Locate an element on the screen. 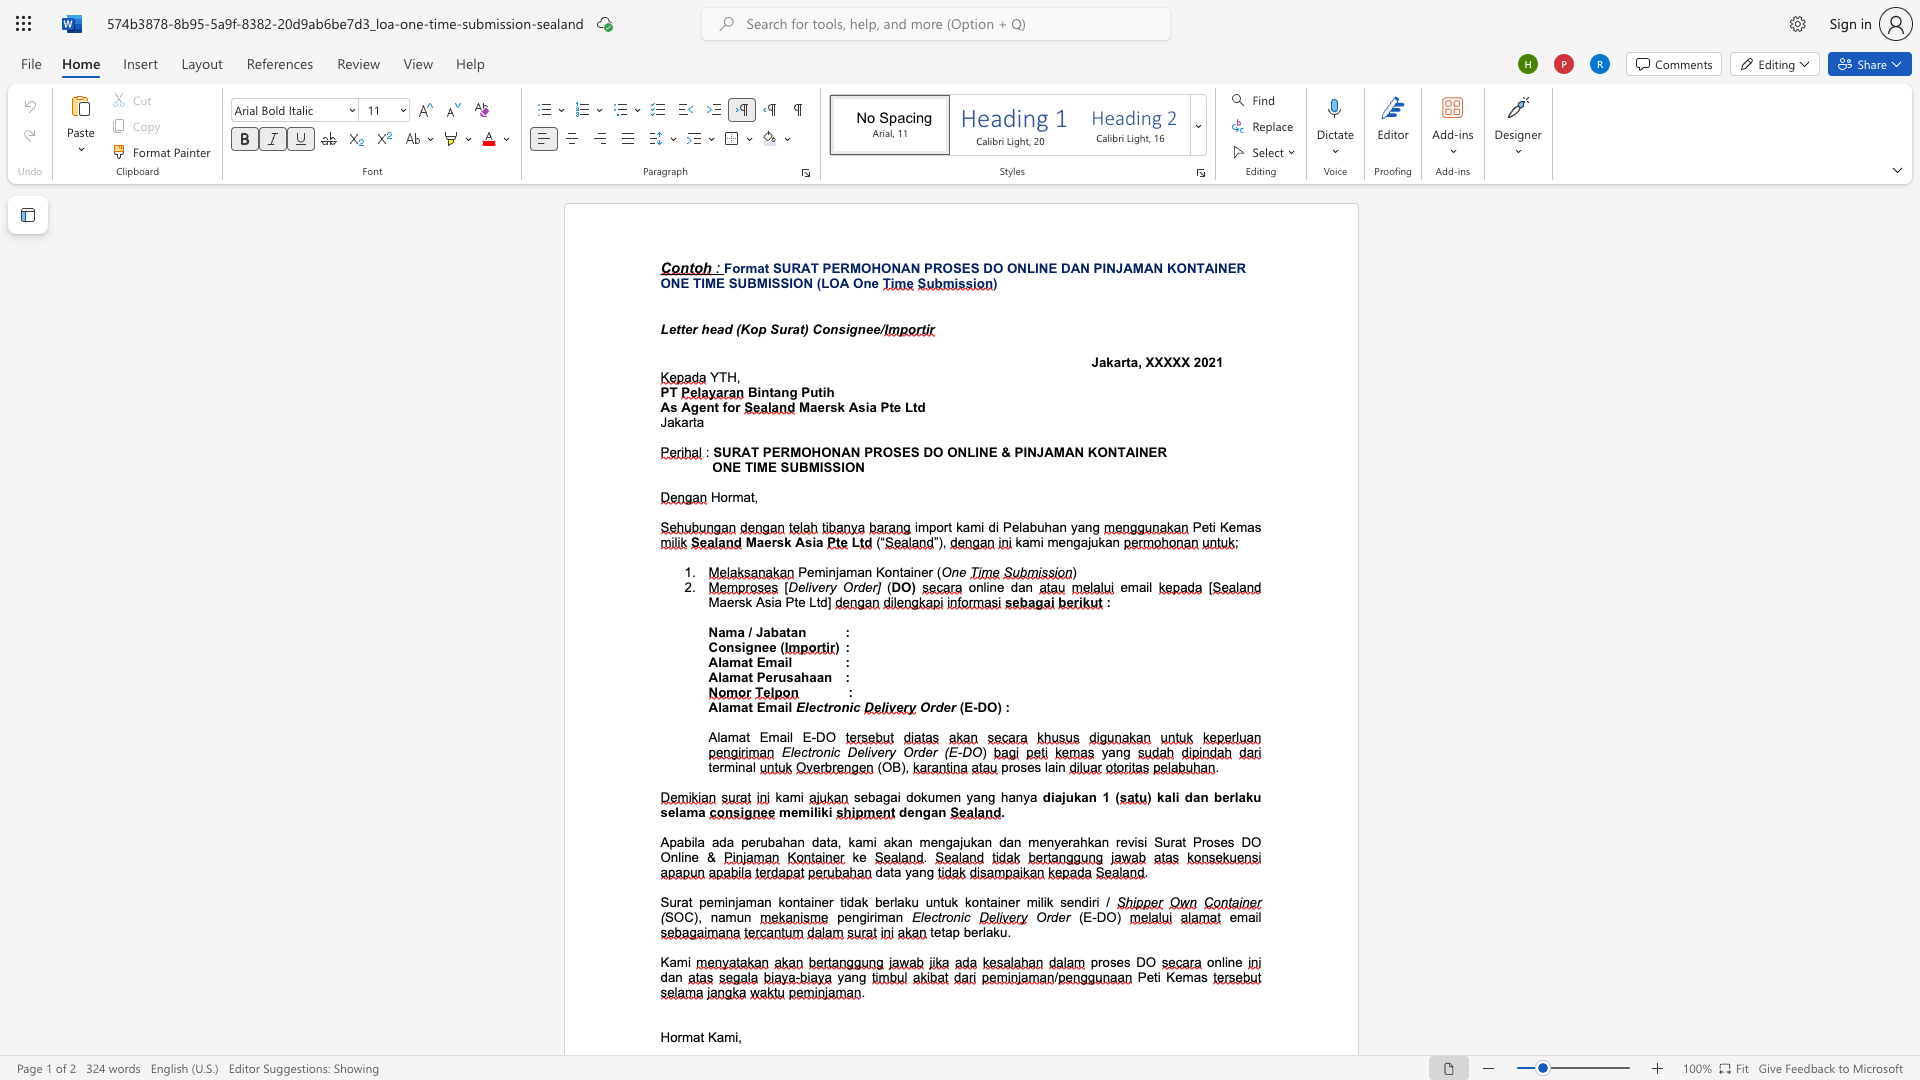 This screenshot has width=1920, height=1080. the subset text "or" within the text "As Agent for" is located at coordinates (726, 406).